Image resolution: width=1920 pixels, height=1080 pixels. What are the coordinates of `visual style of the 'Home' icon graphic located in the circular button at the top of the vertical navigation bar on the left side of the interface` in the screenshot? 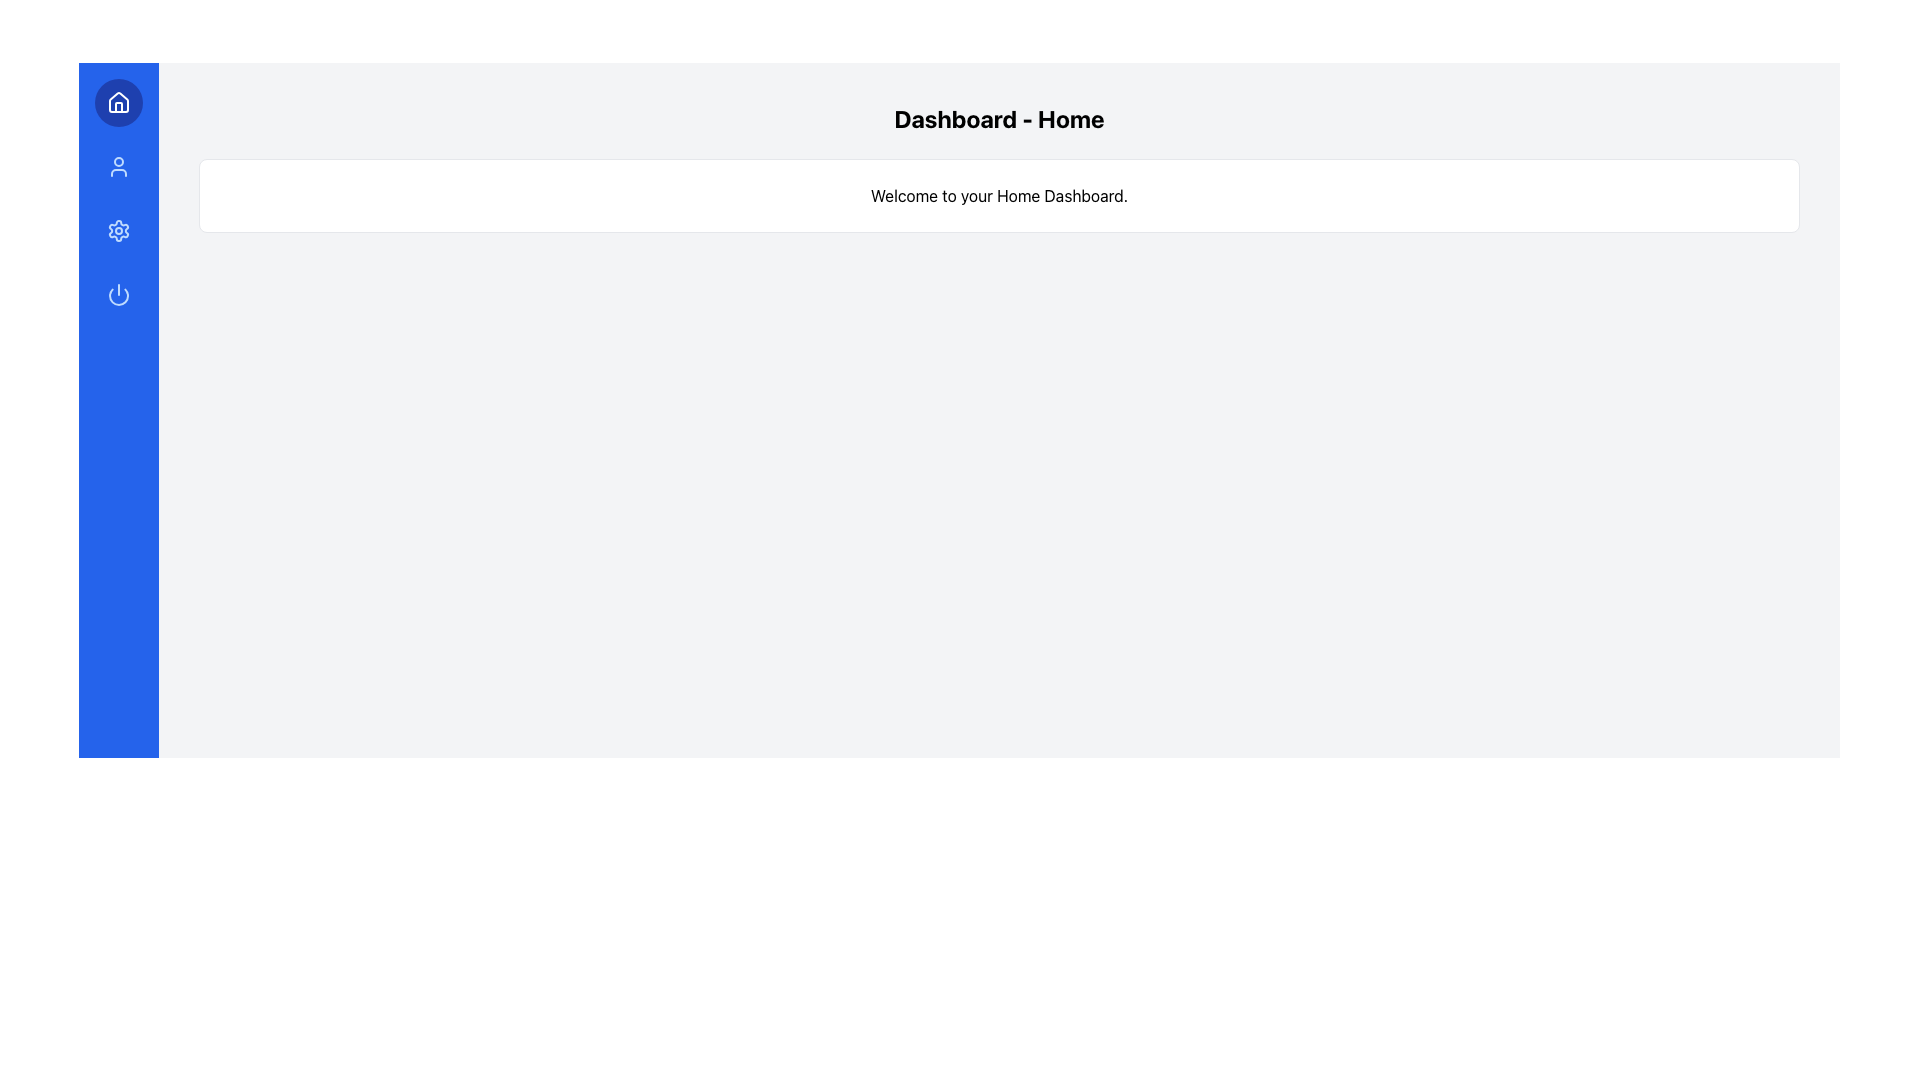 It's located at (118, 101).